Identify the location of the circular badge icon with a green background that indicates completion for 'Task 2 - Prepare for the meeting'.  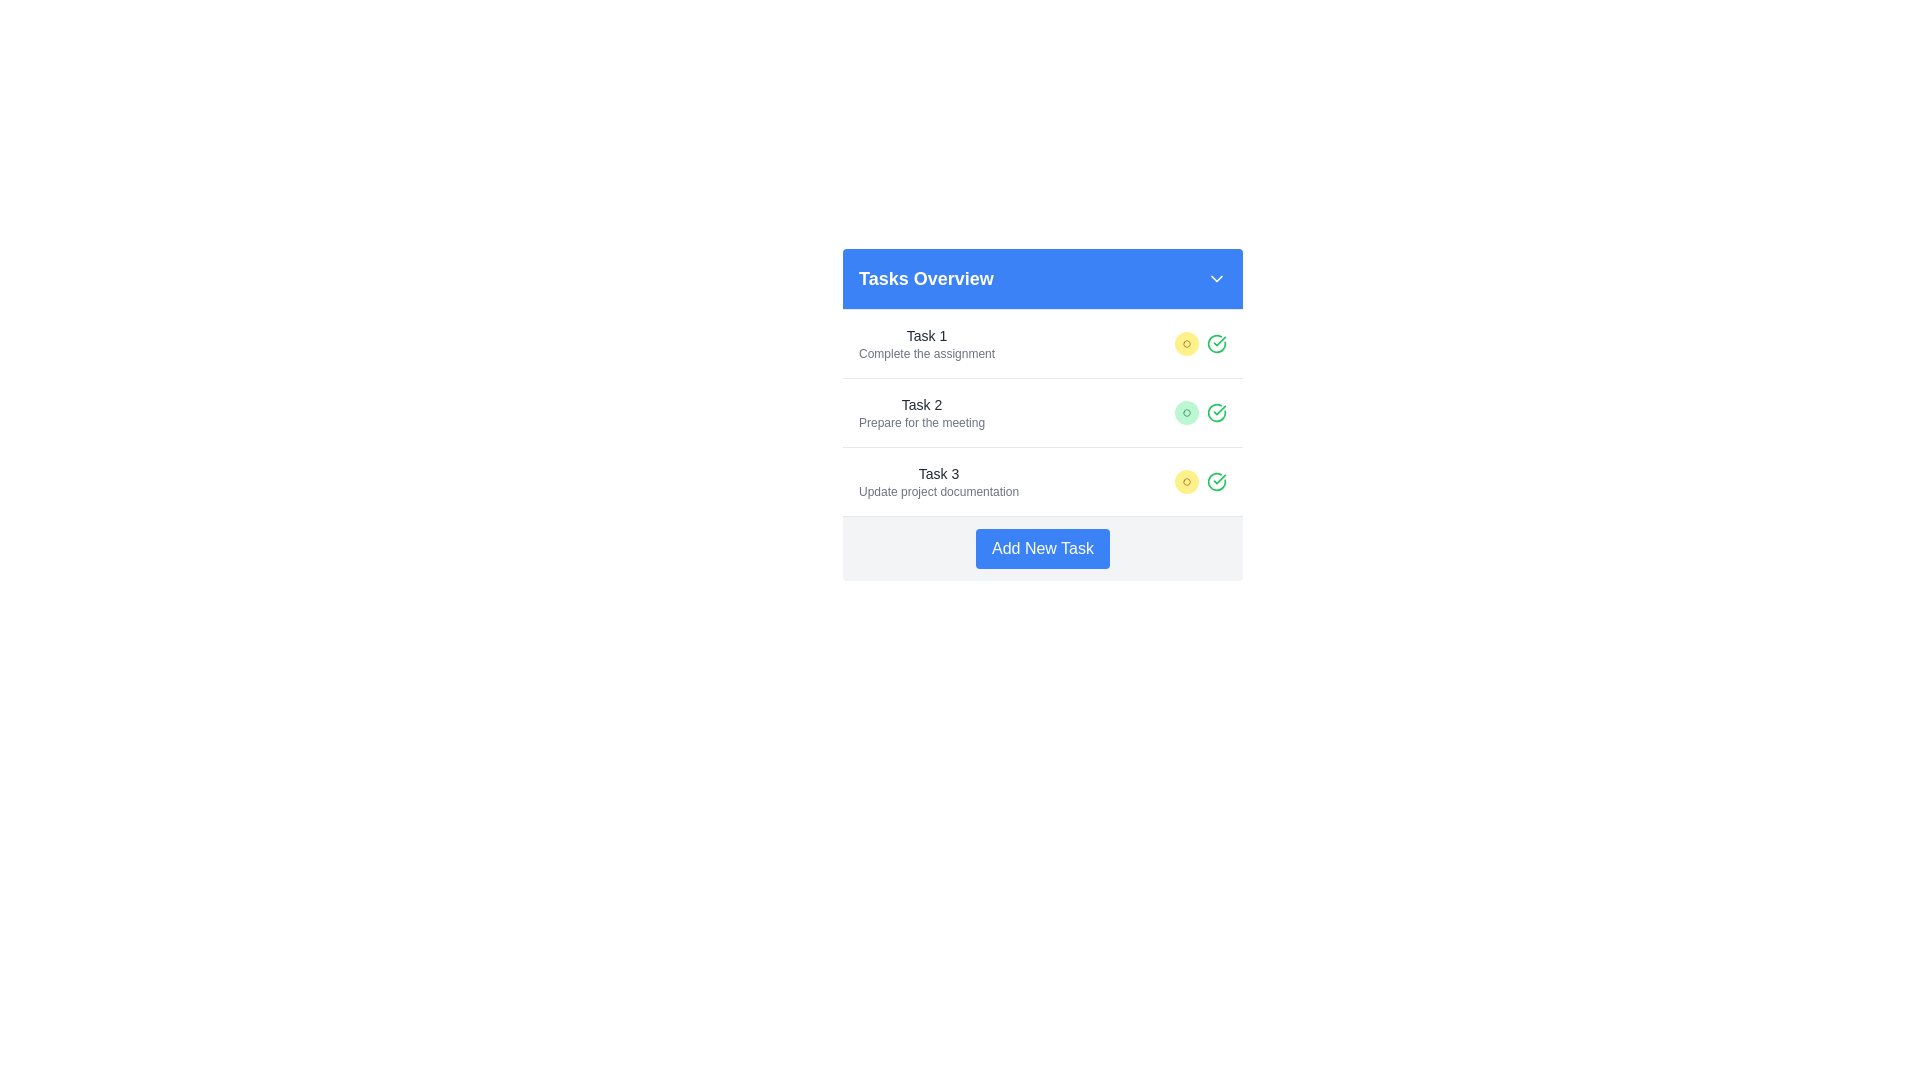
(1186, 411).